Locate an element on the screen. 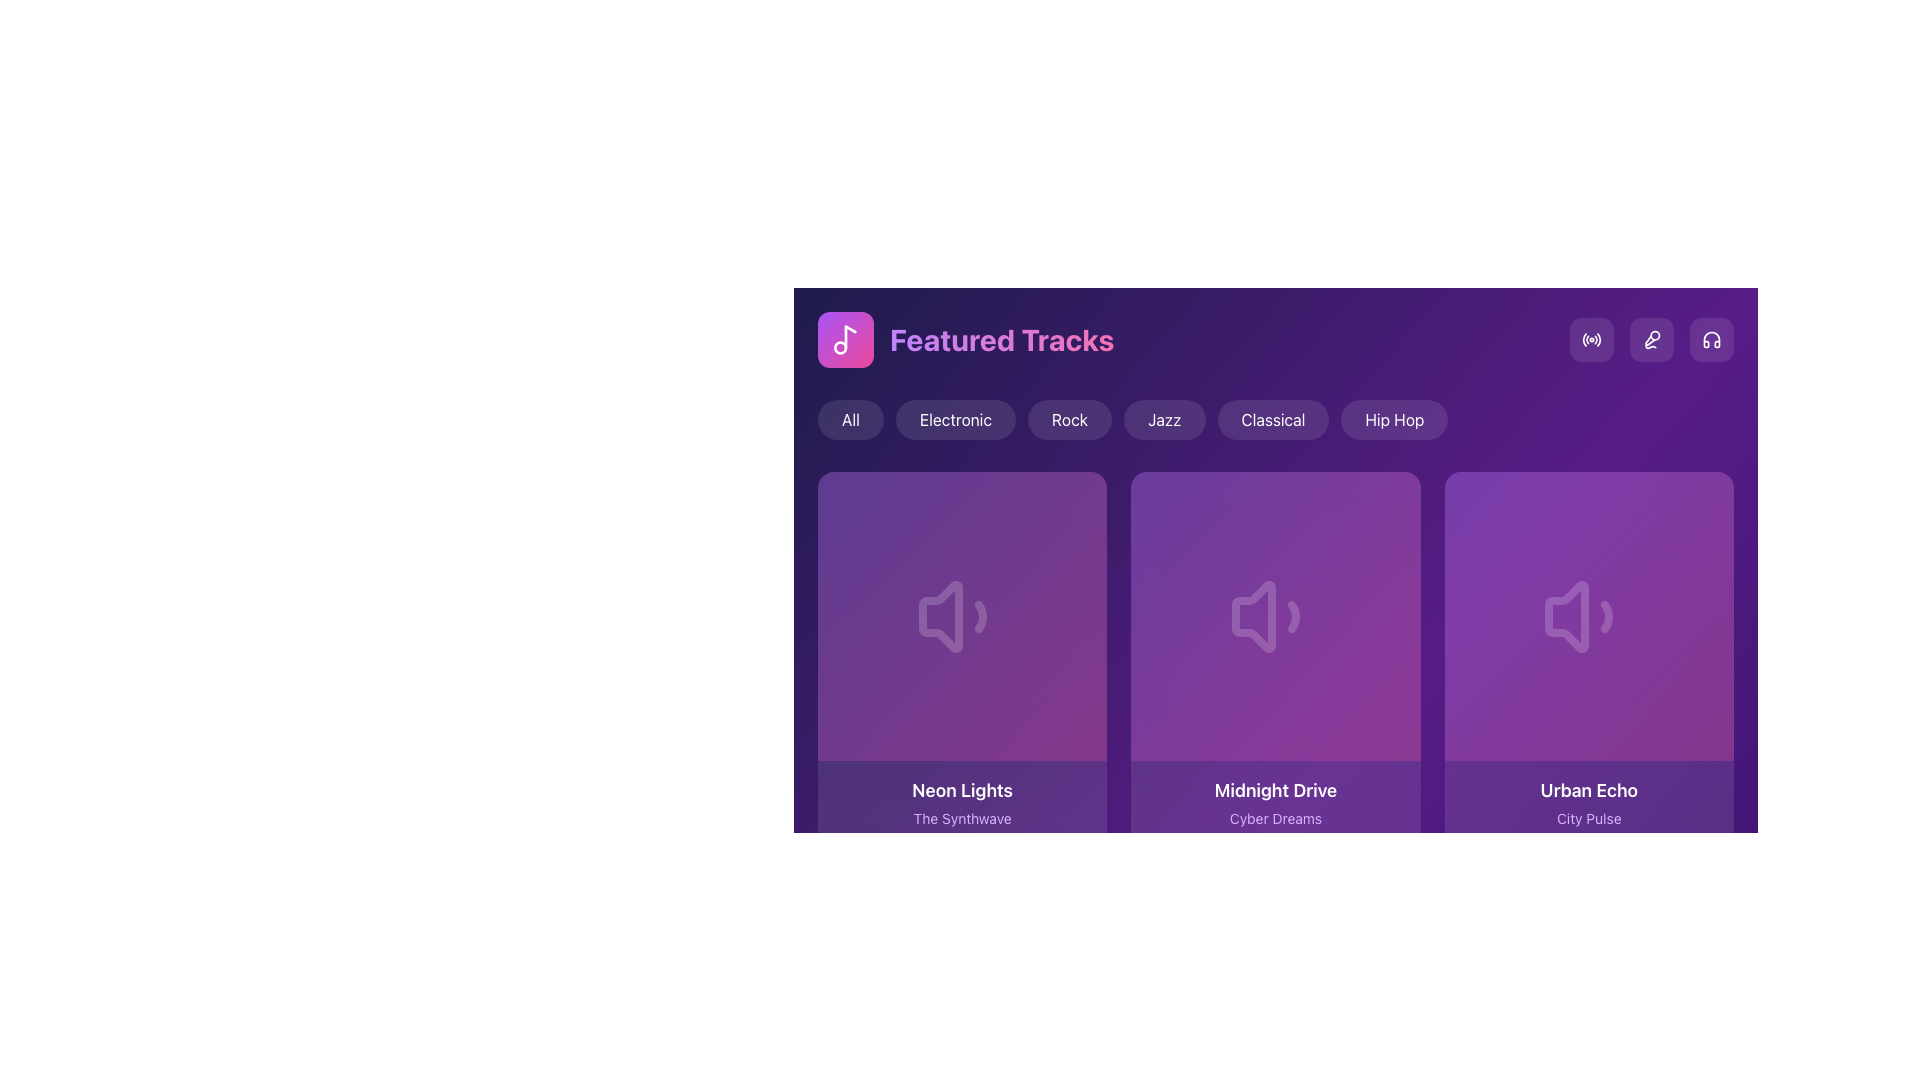 Image resolution: width=1920 pixels, height=1080 pixels. the square-shaped area with a gradient background and a centrally placed speaker icon to trigger additional effects is located at coordinates (1275, 615).